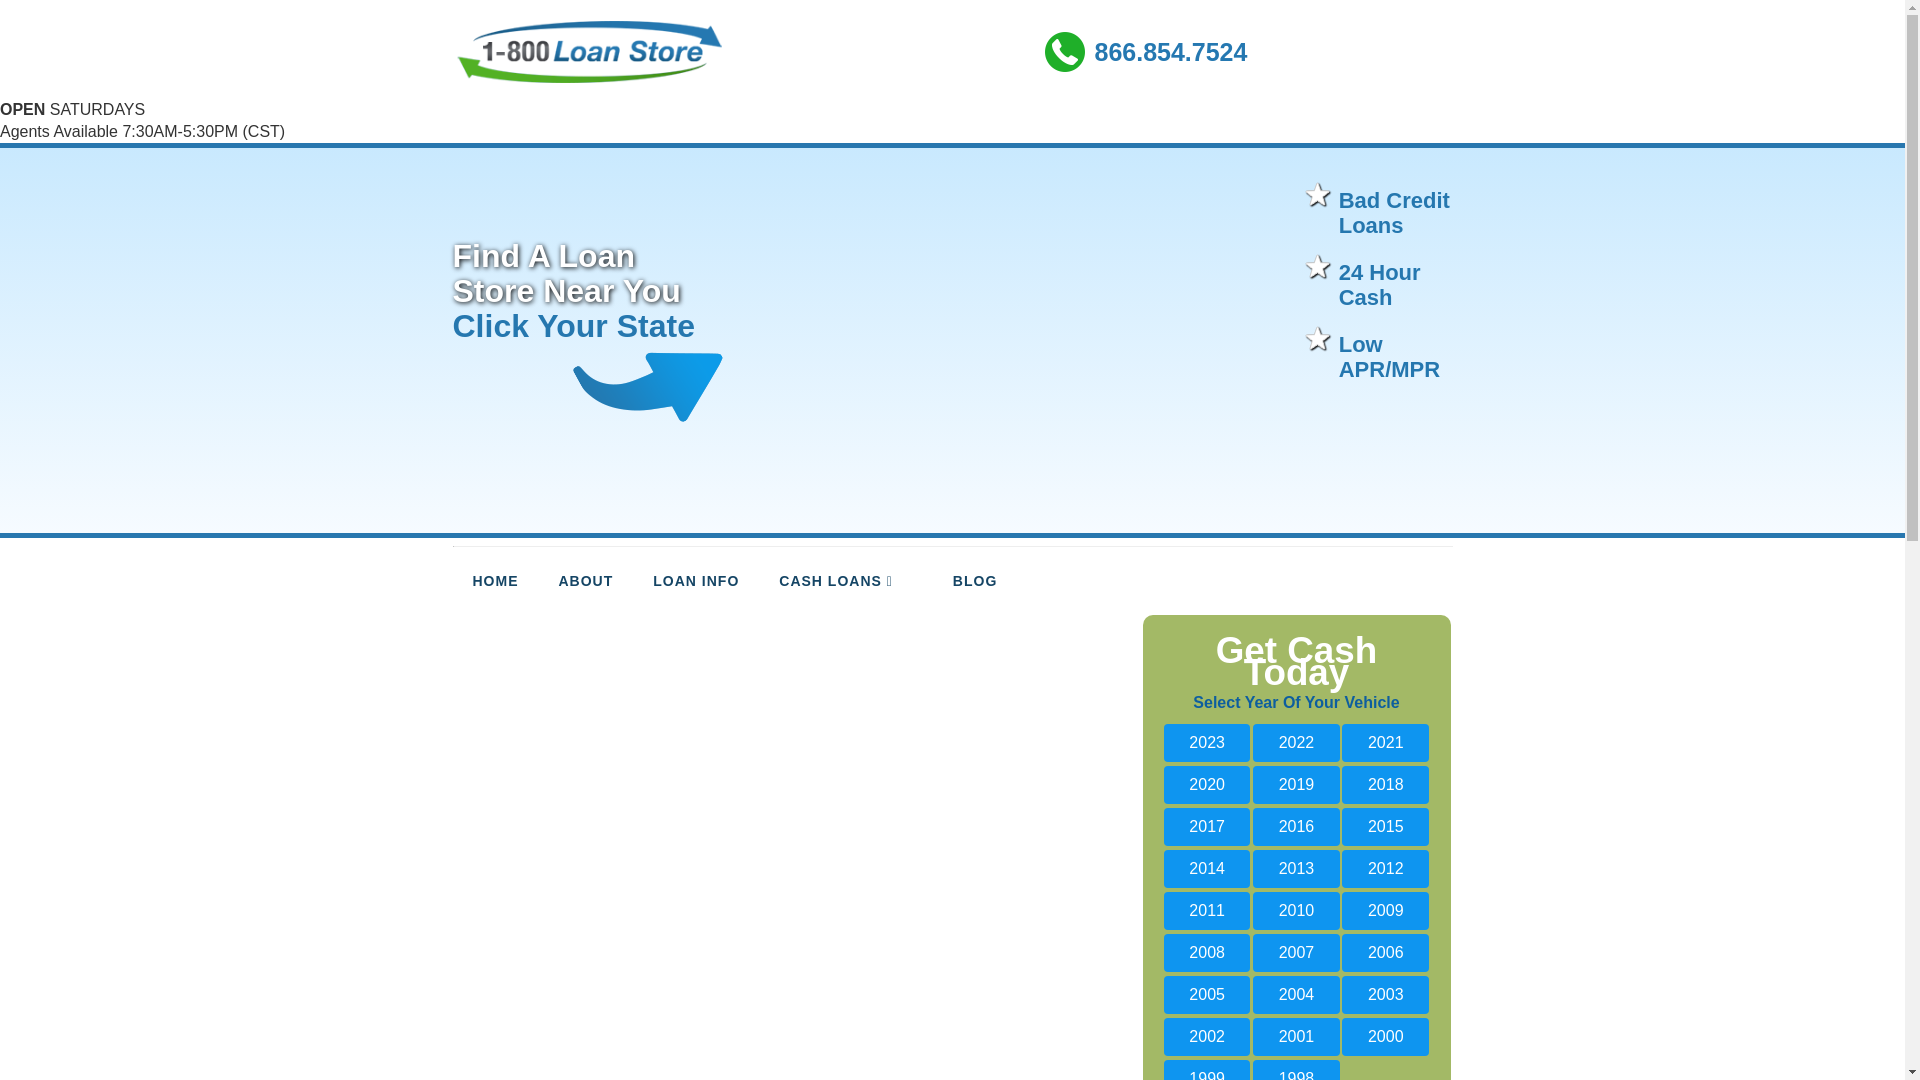 This screenshot has width=1920, height=1080. I want to click on 'HOME', so click(494, 581).